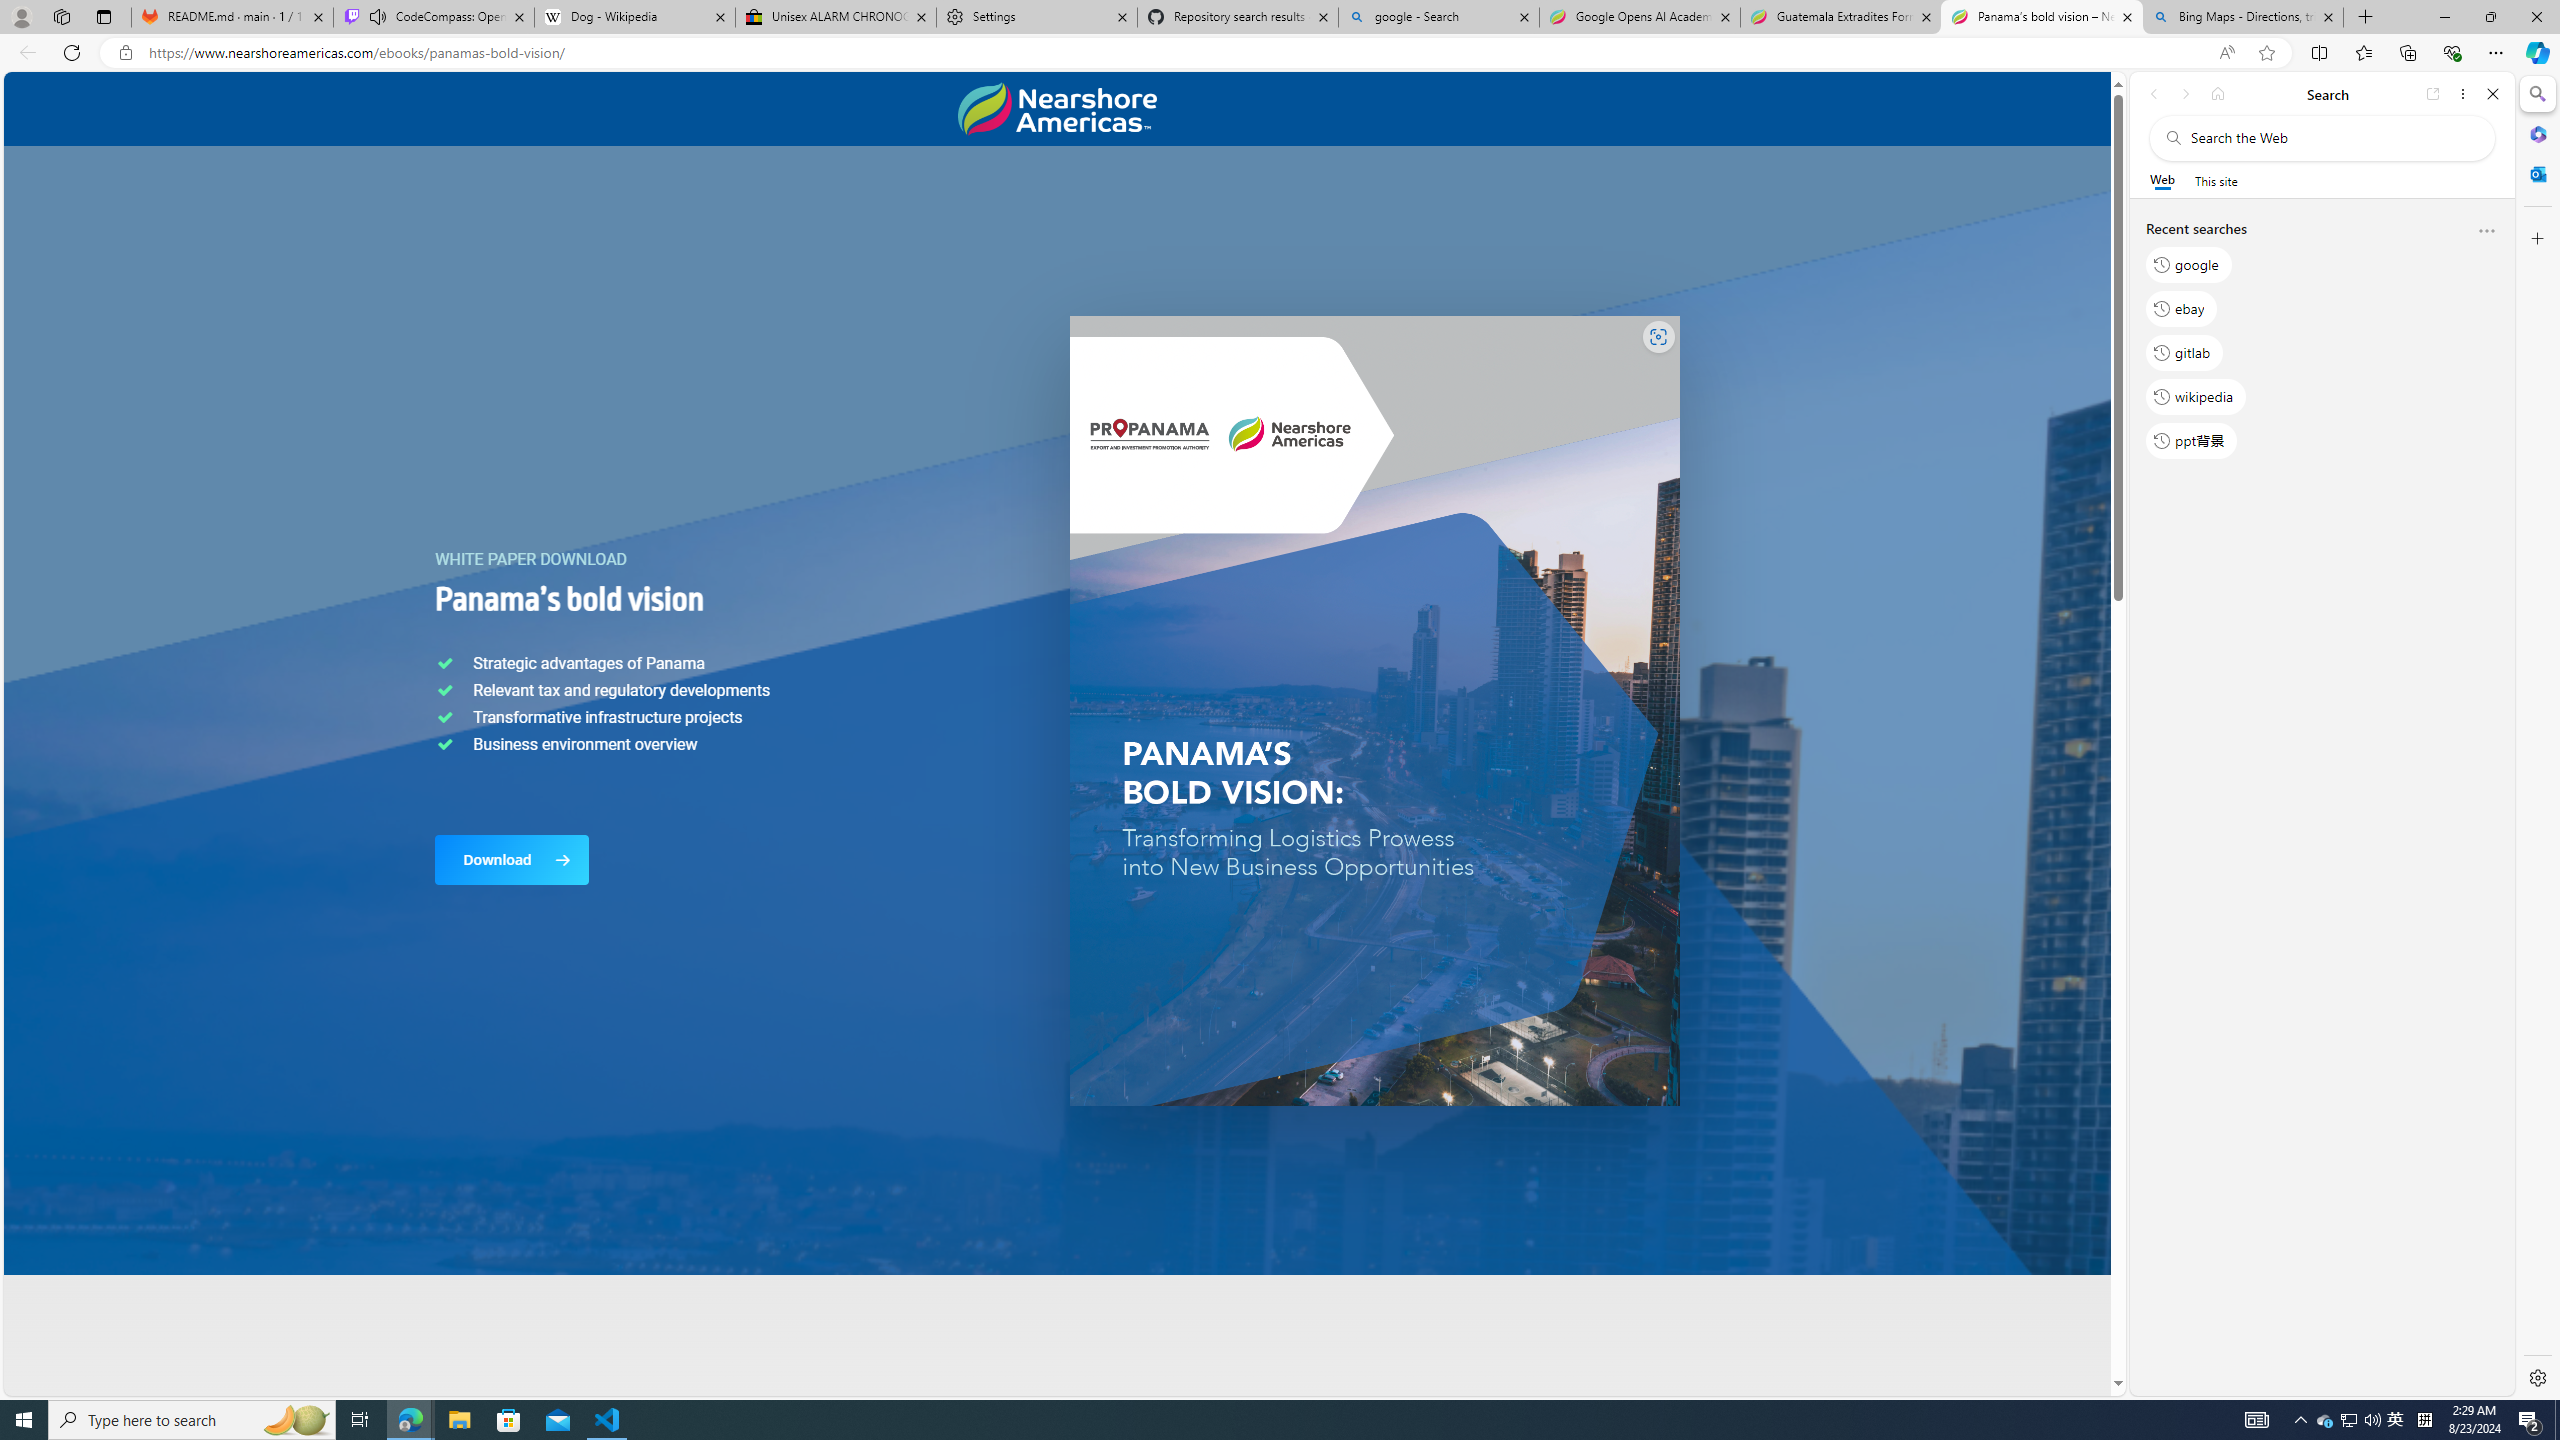 The image size is (2560, 1440). Describe the element at coordinates (378, 15) in the screenshot. I see `'Mute tab'` at that location.